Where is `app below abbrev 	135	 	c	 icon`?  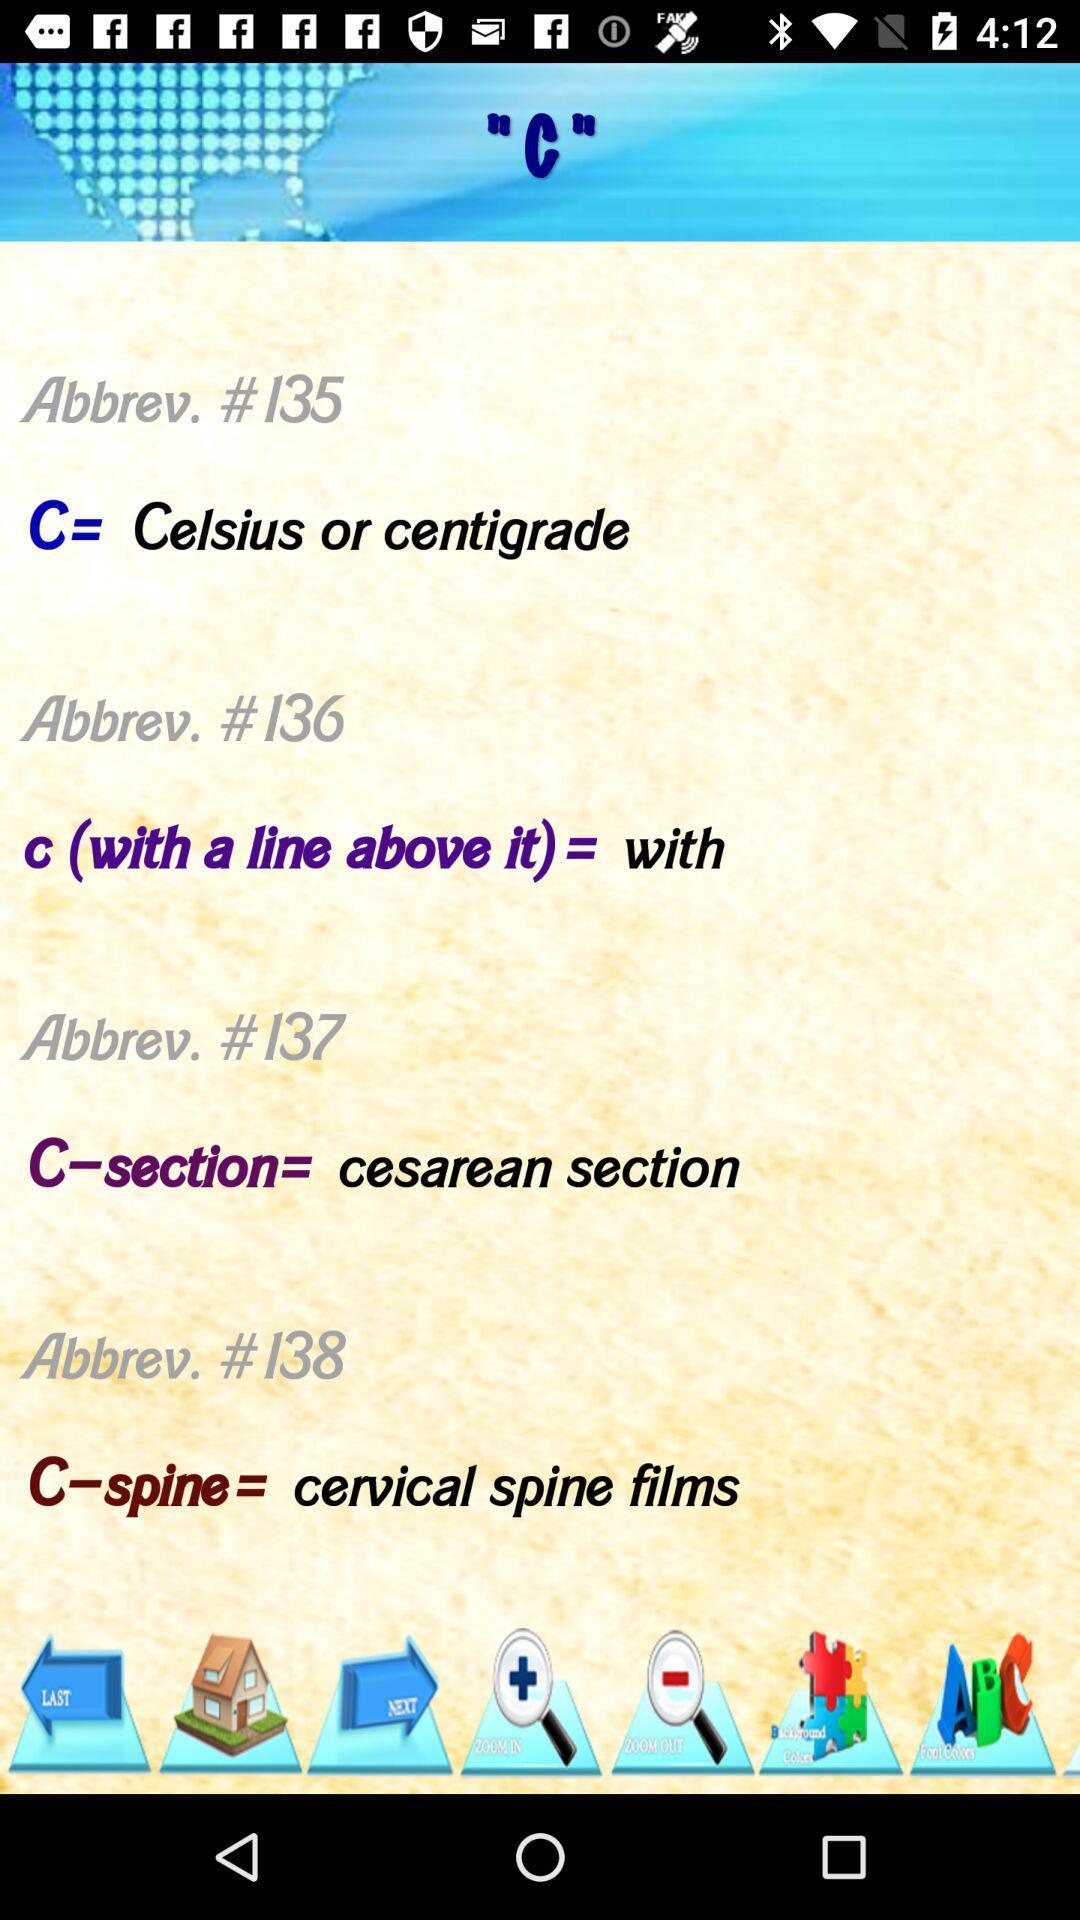
app below abbrev 	135	 	c	 icon is located at coordinates (529, 1702).